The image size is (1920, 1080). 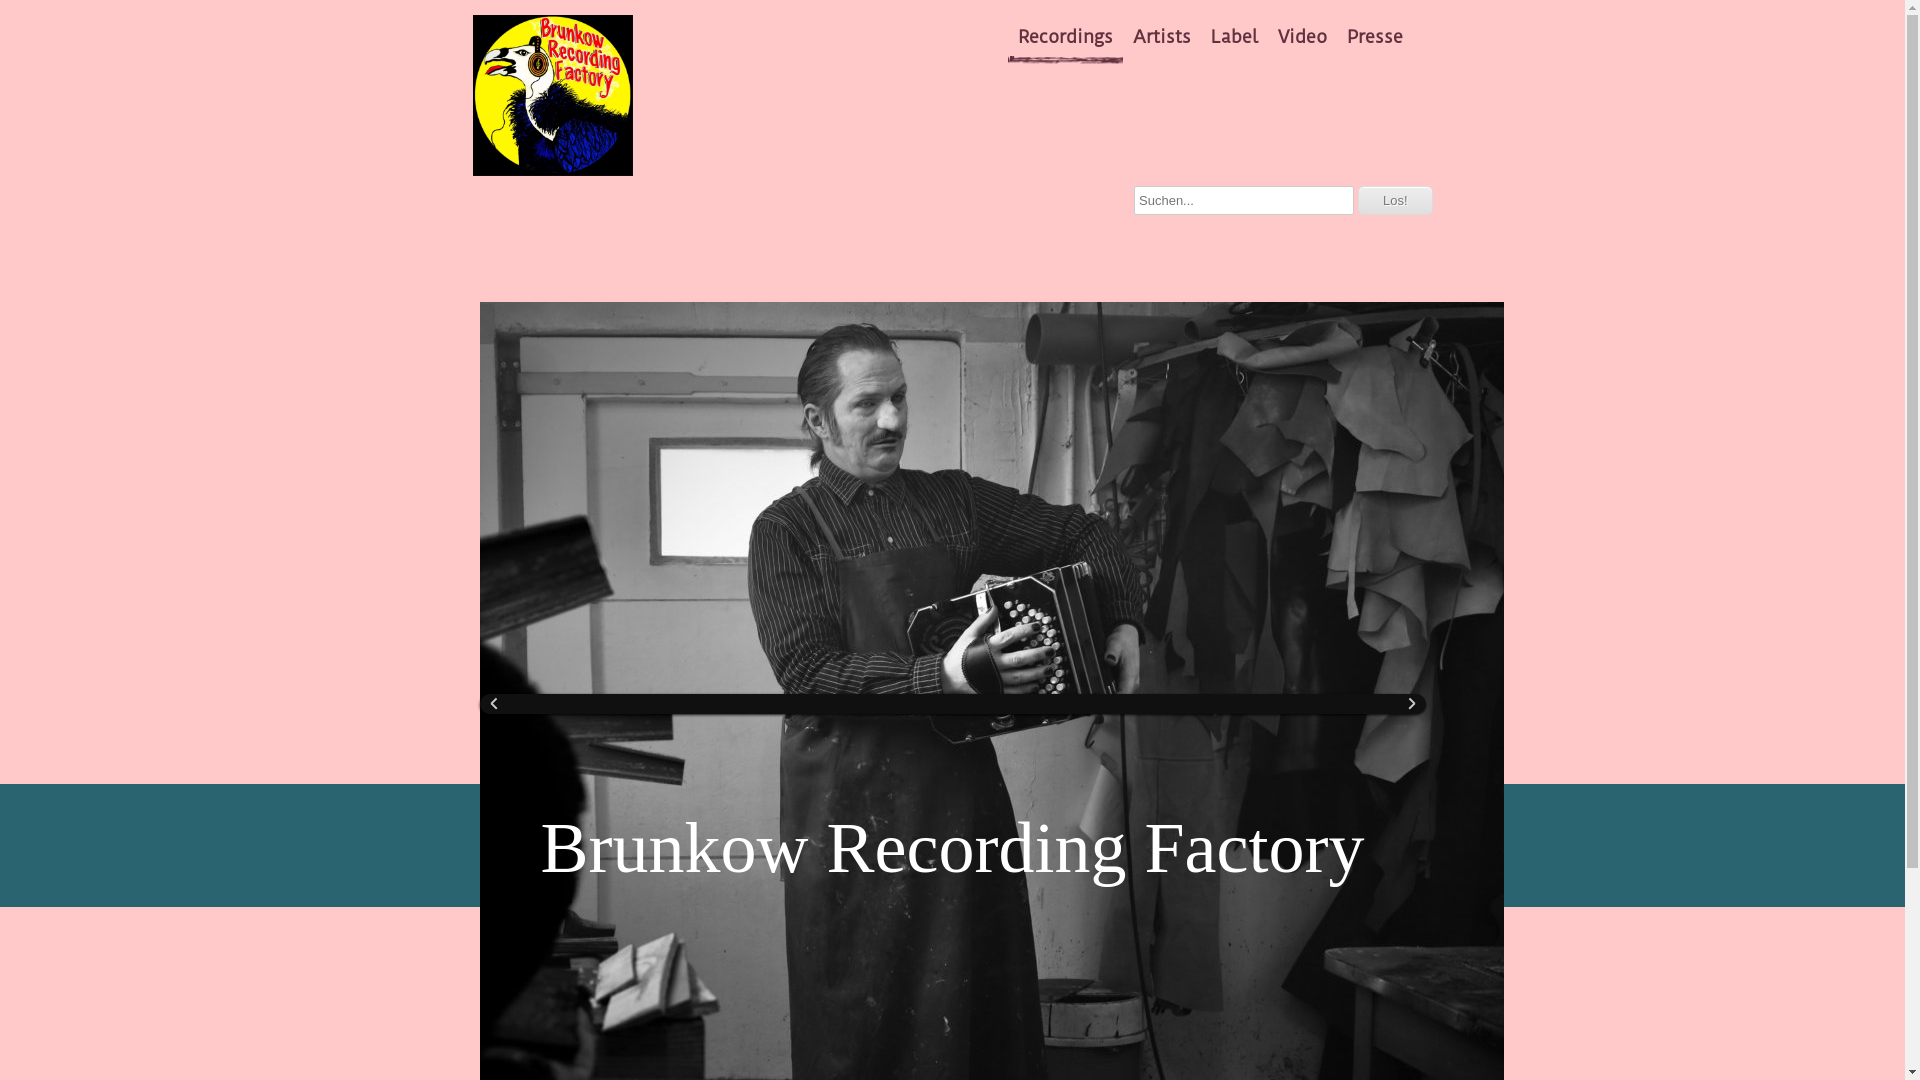 What do you see at coordinates (1394, 200) in the screenshot?
I see `'Los!'` at bounding box center [1394, 200].